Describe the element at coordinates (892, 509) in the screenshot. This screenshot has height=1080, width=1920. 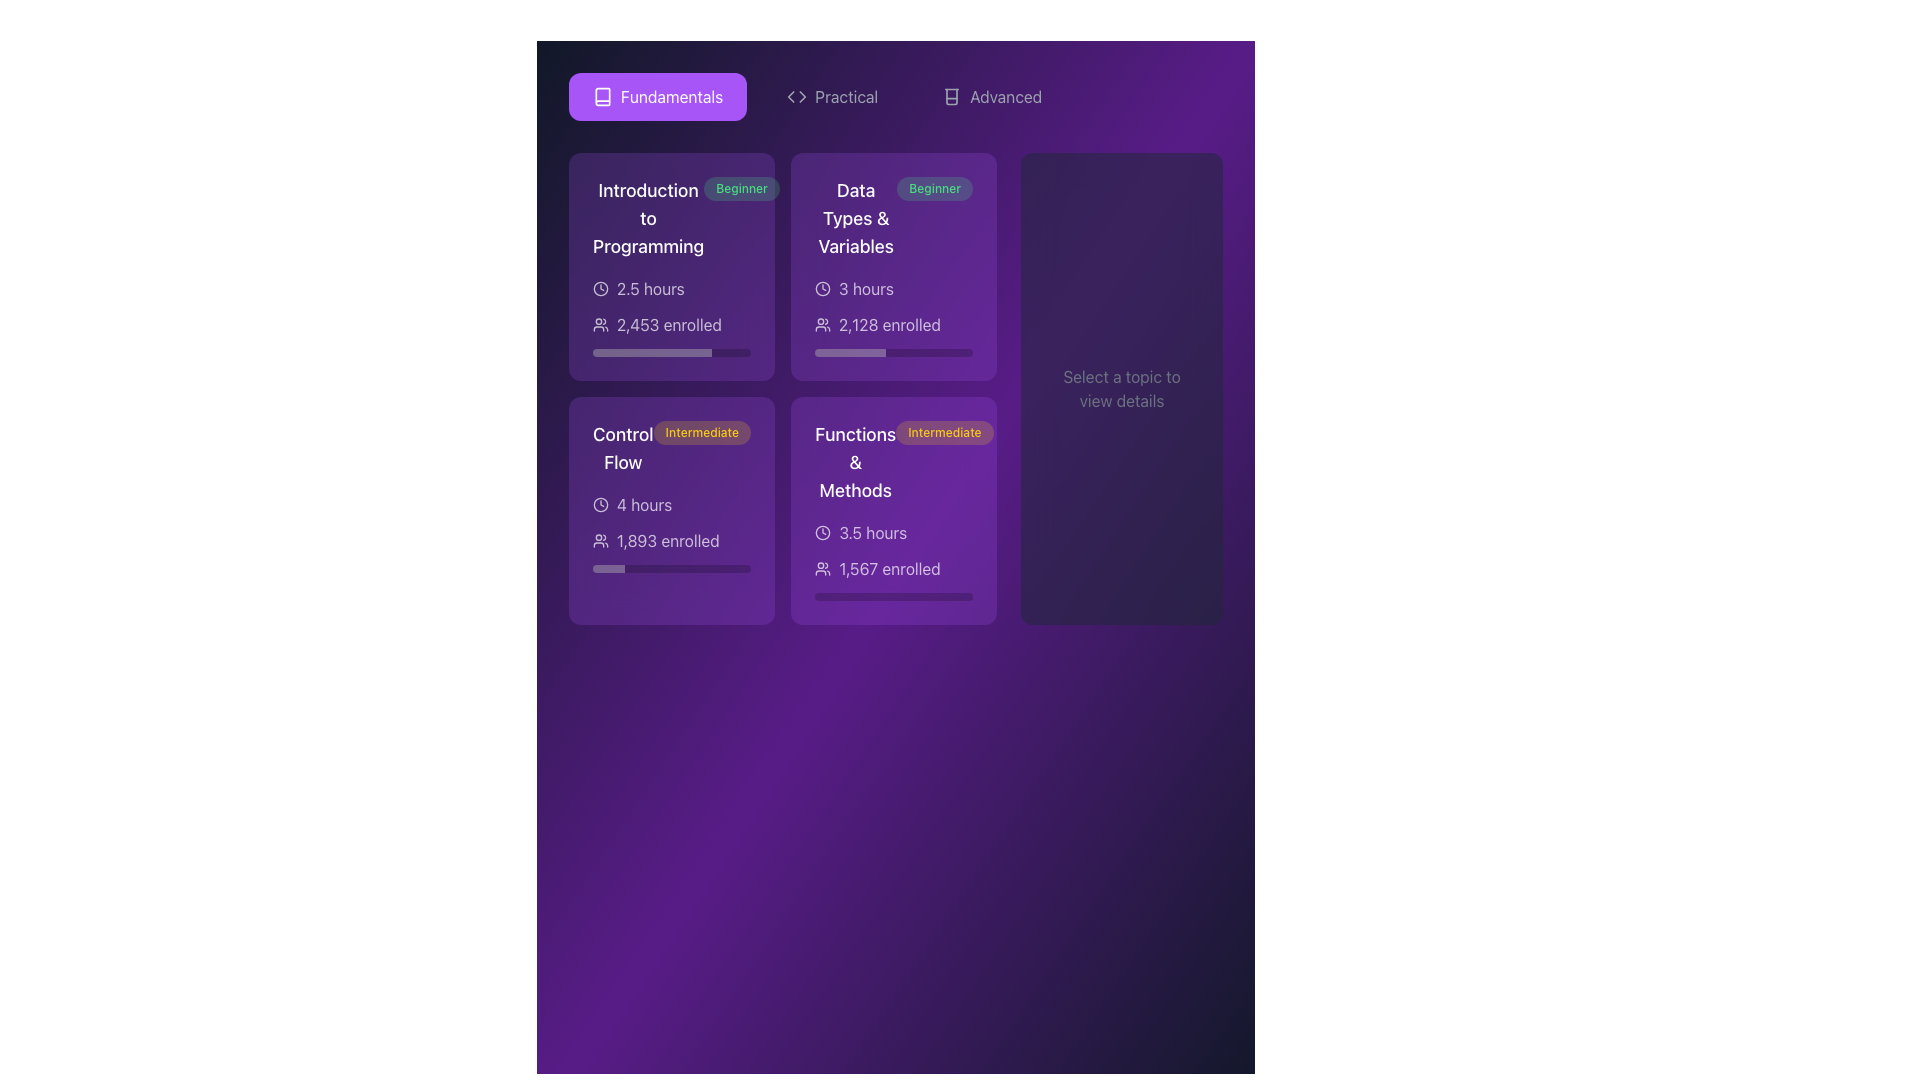
I see `the educational module card representing the 'Functions & Methods' course located in the bottom-right corner of the grid to trigger hover effects such as scale or shadow changes` at that location.